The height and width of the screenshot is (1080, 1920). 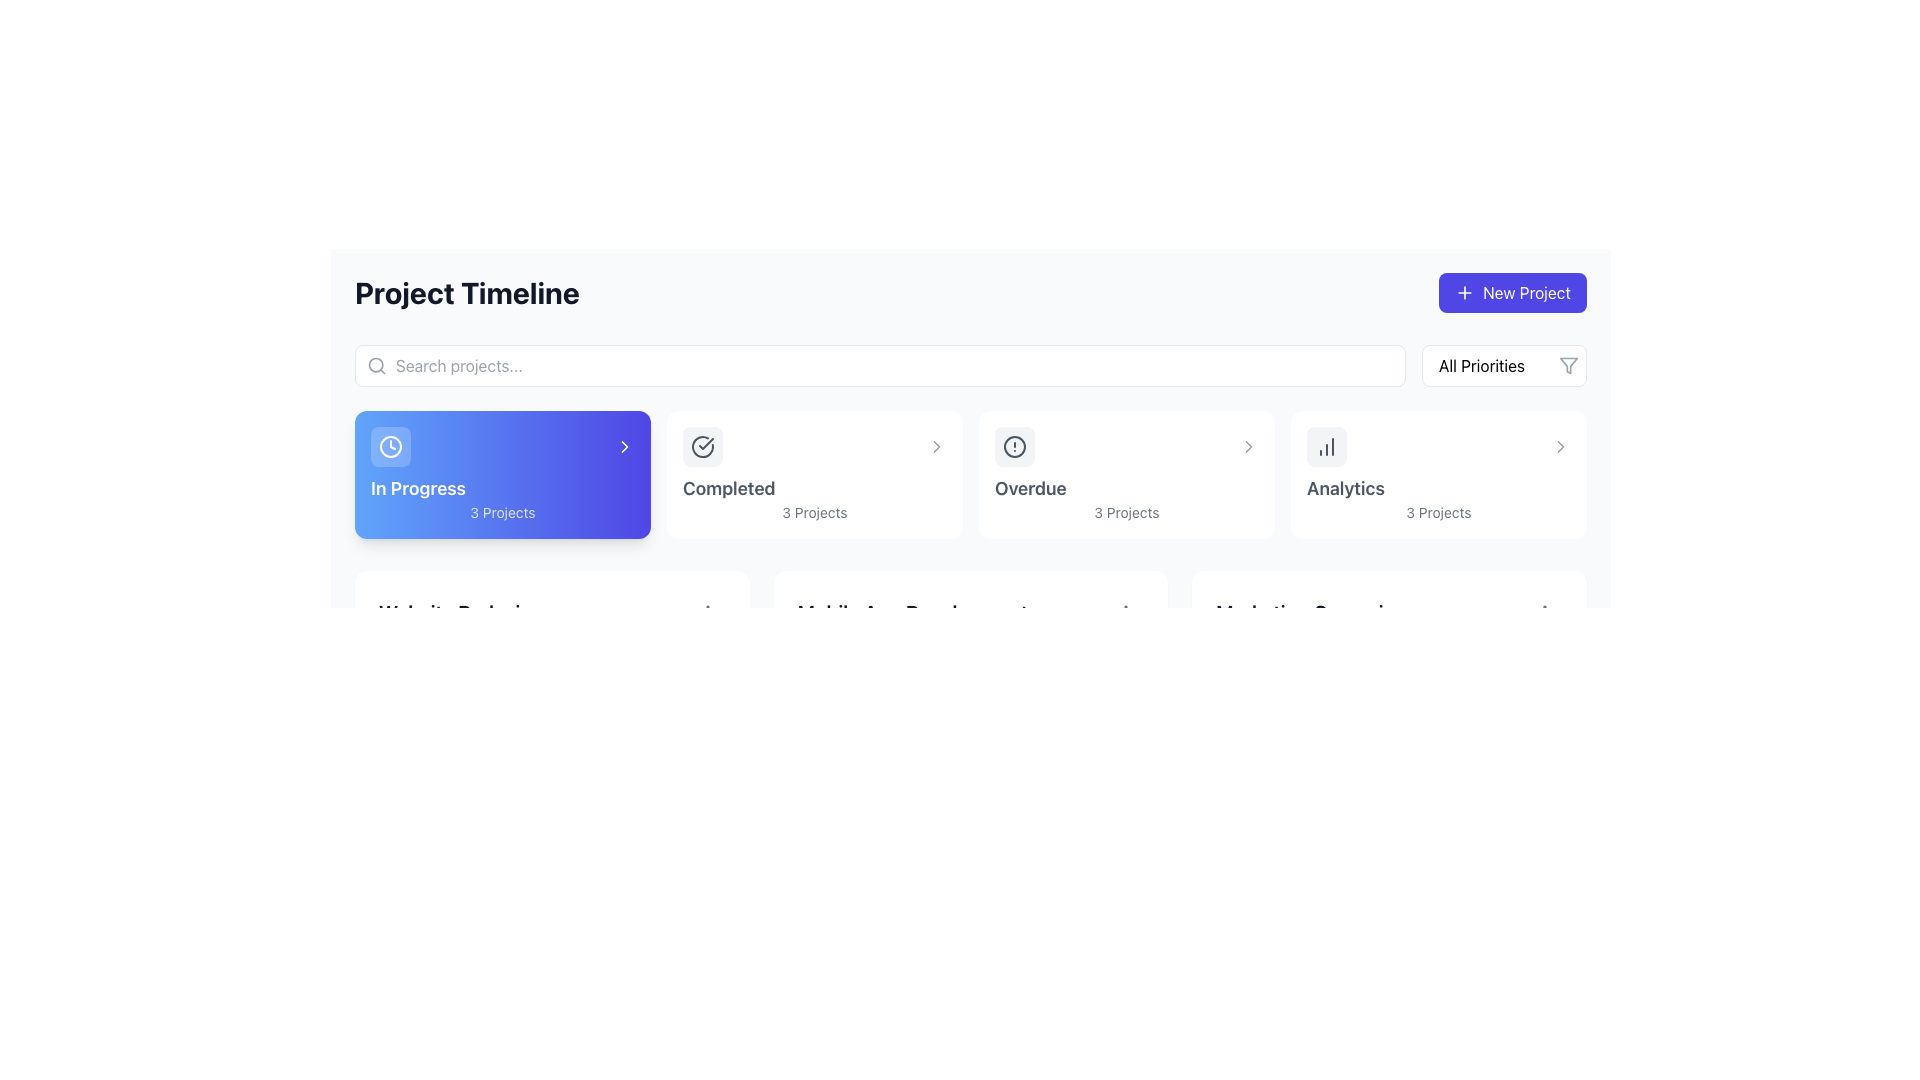 What do you see at coordinates (623, 446) in the screenshot?
I see `the Chevron icon in the top-right corner of the 'In Progress' card` at bounding box center [623, 446].